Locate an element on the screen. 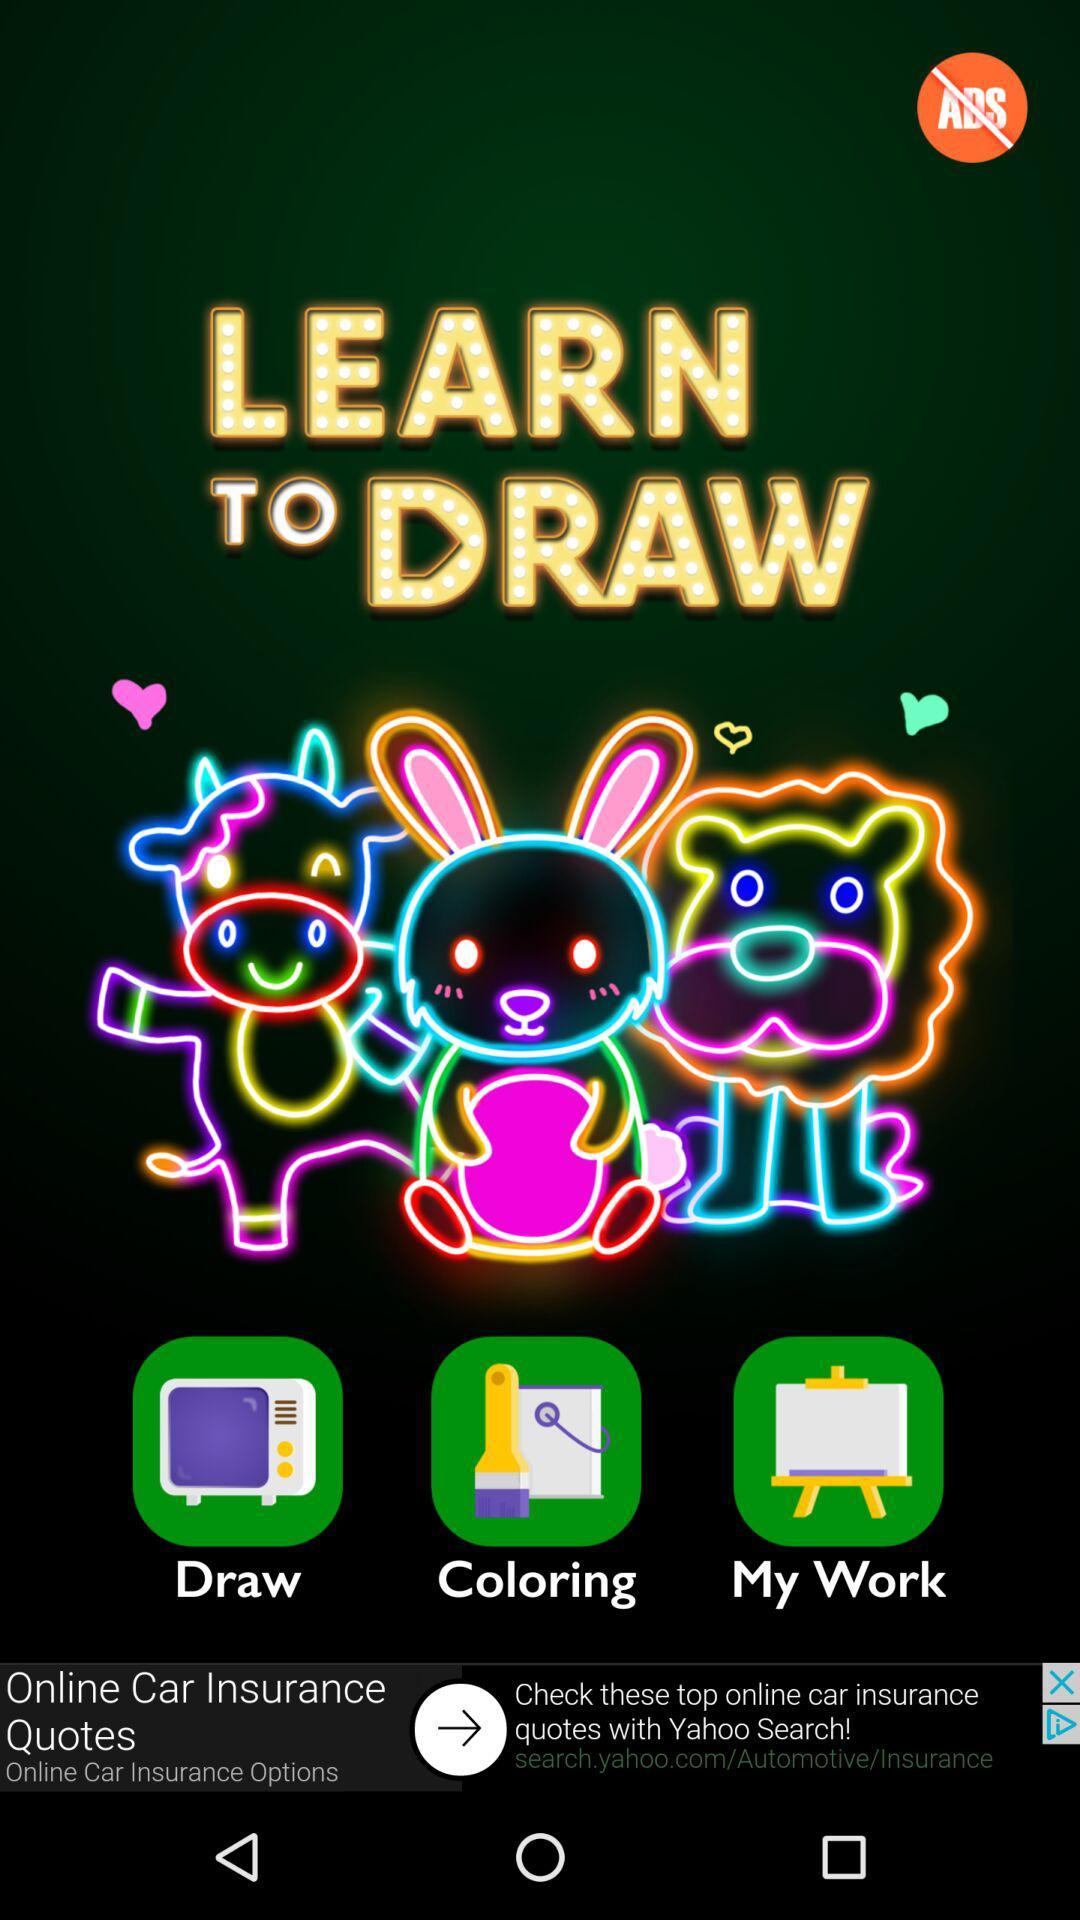  item next to the my work item is located at coordinates (535, 1441).